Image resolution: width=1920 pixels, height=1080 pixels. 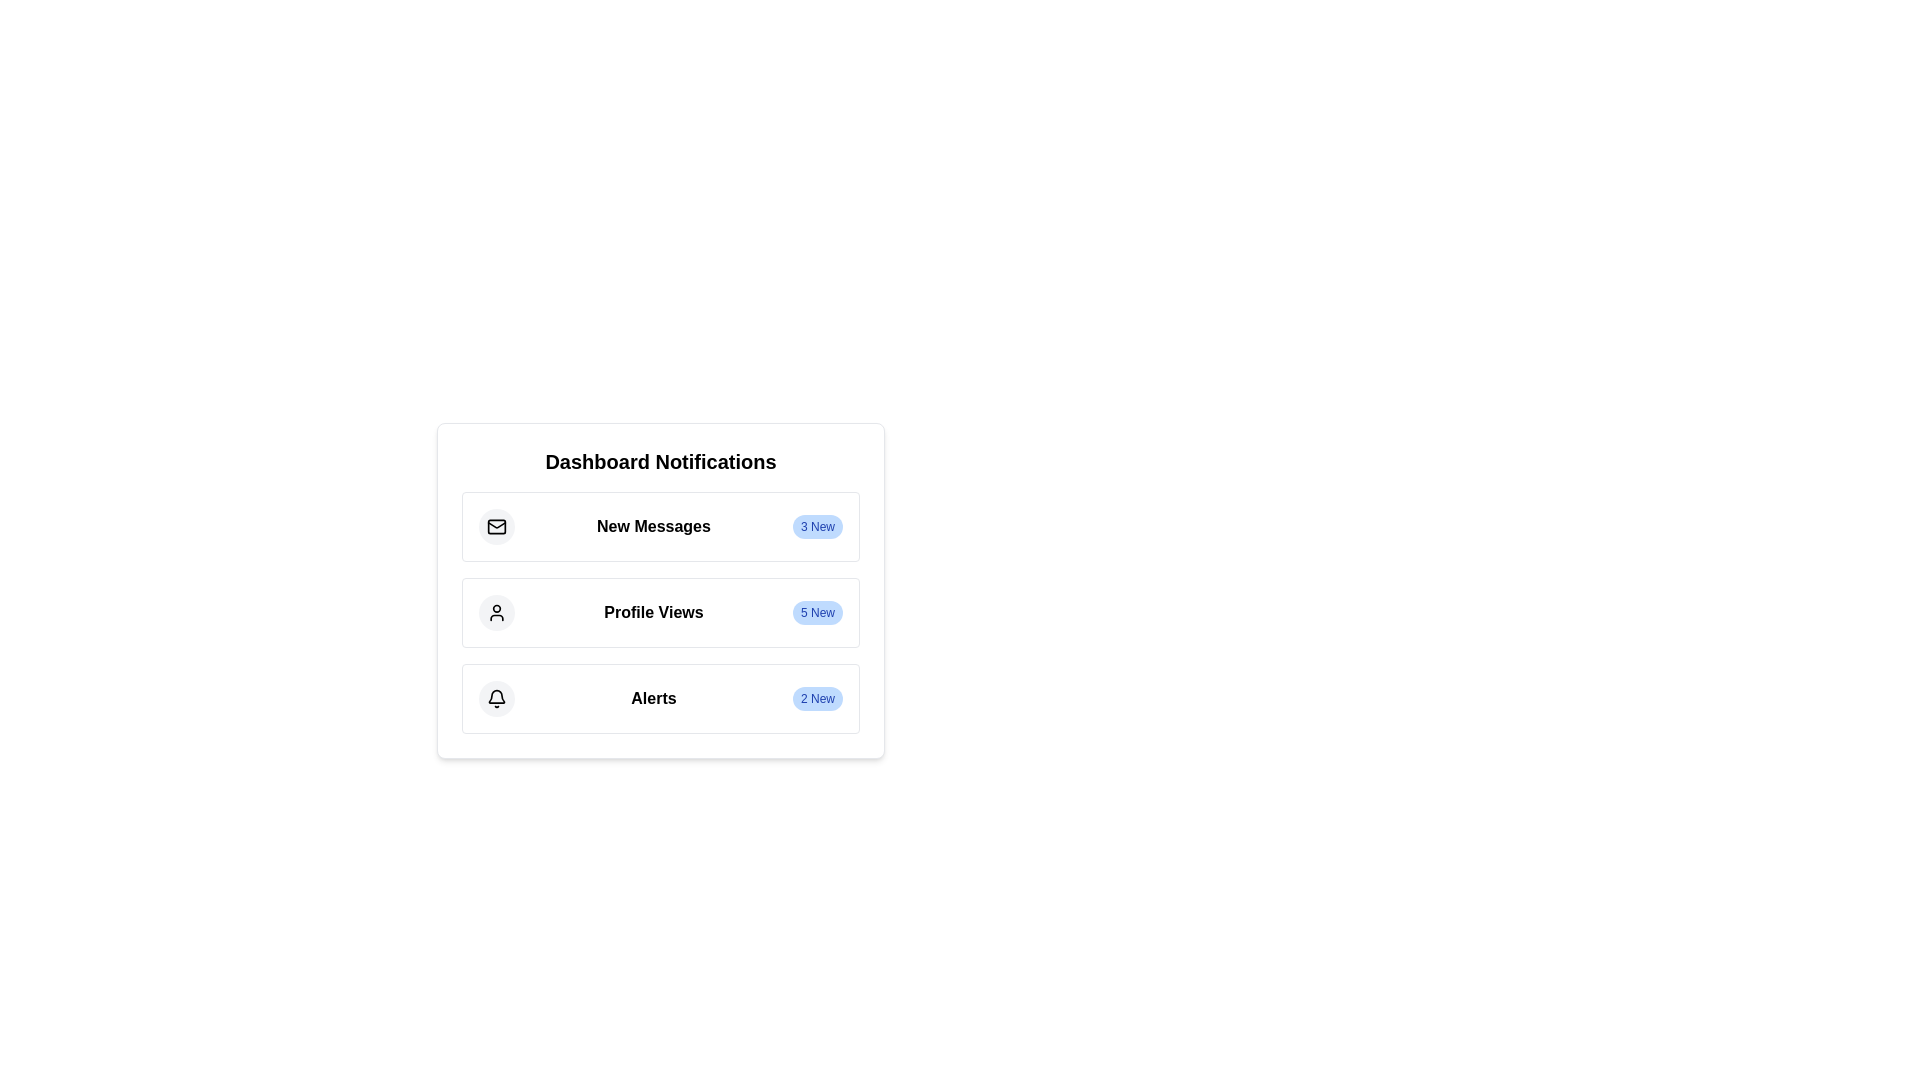 I want to click on the Alerts icon in the notification list, which visually represents important updates needing attention, so click(x=497, y=695).